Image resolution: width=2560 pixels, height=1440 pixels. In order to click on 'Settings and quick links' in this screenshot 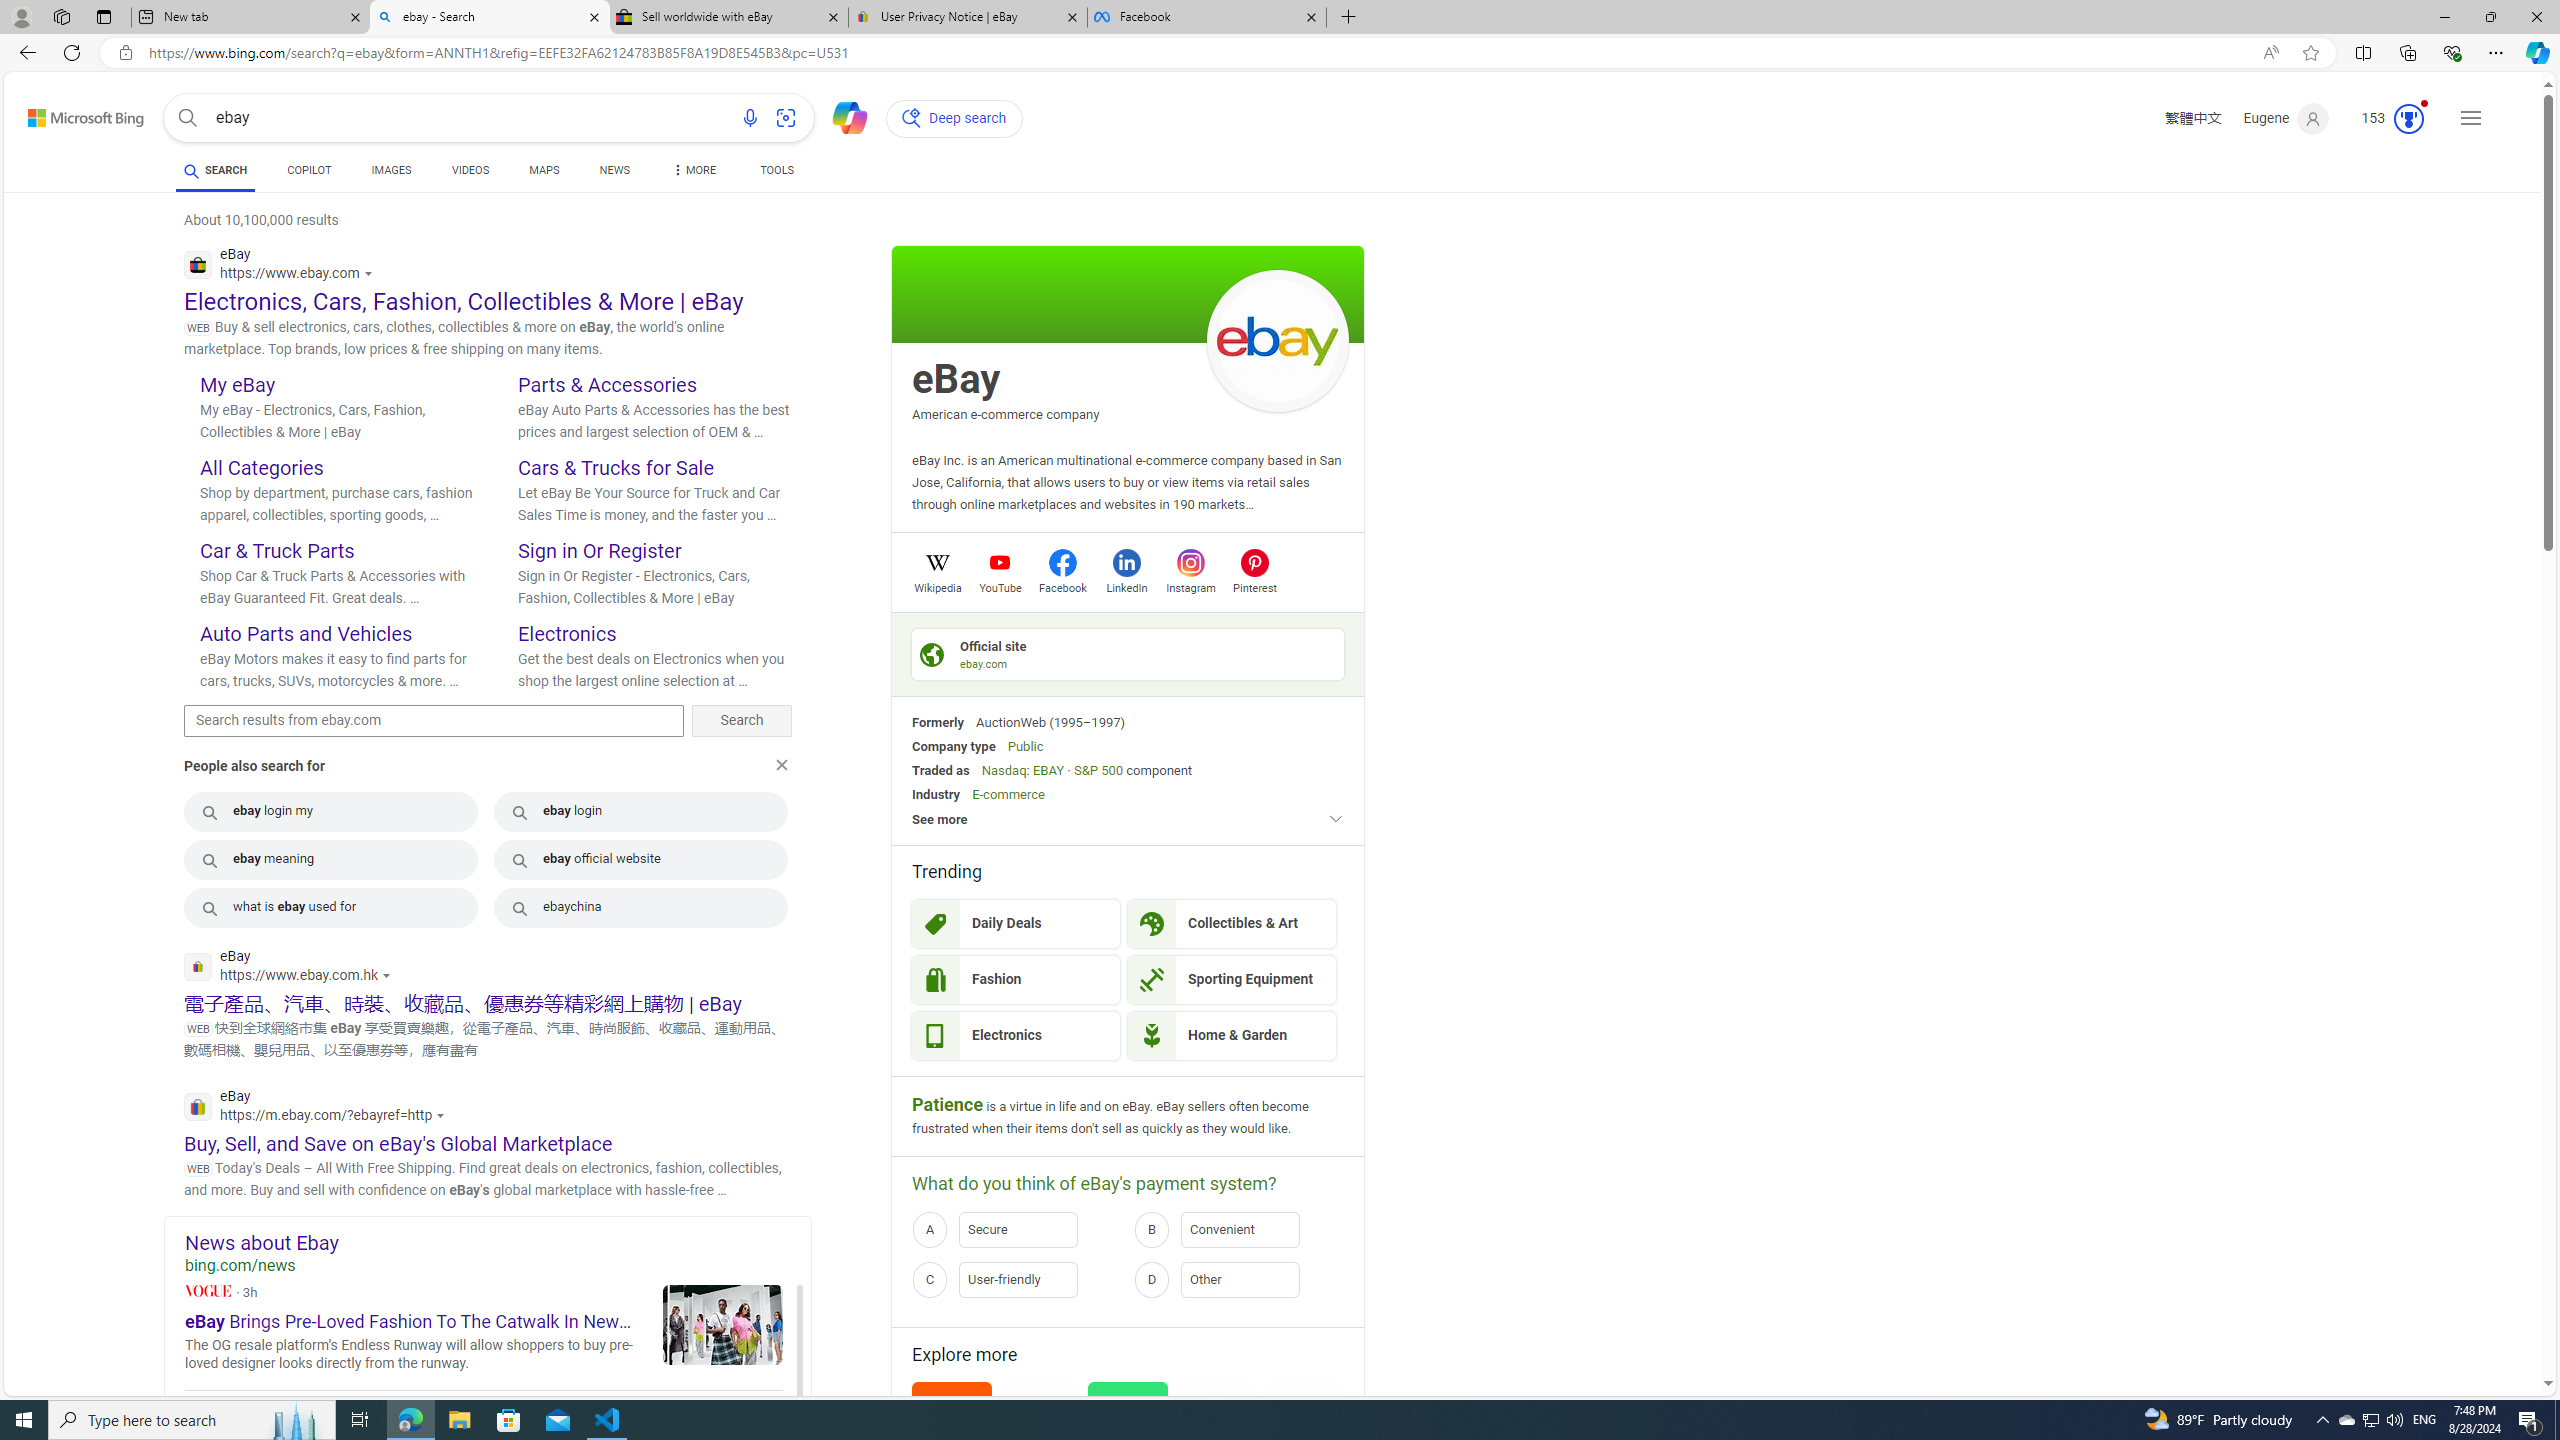, I will do `click(2470, 118)`.